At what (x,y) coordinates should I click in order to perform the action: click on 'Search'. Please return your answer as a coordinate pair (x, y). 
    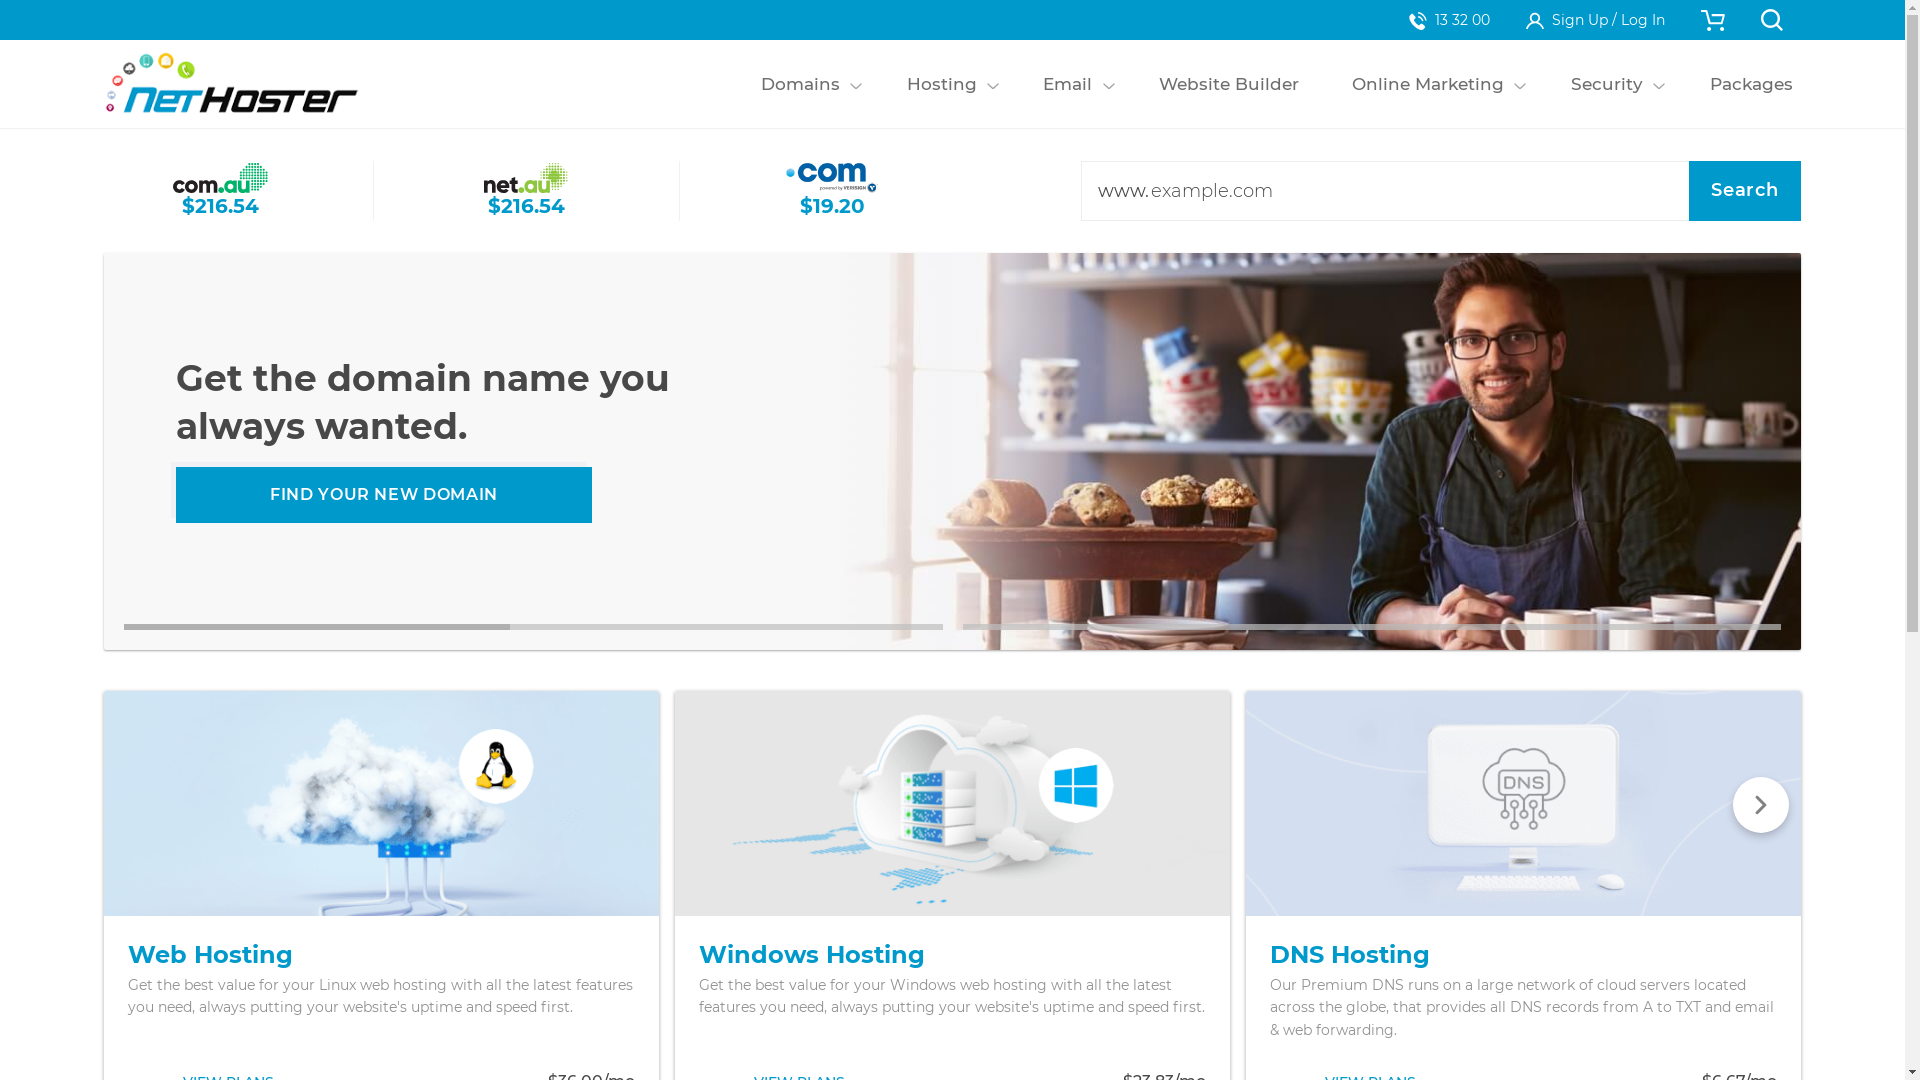
    Looking at the image, I should click on (1688, 191).